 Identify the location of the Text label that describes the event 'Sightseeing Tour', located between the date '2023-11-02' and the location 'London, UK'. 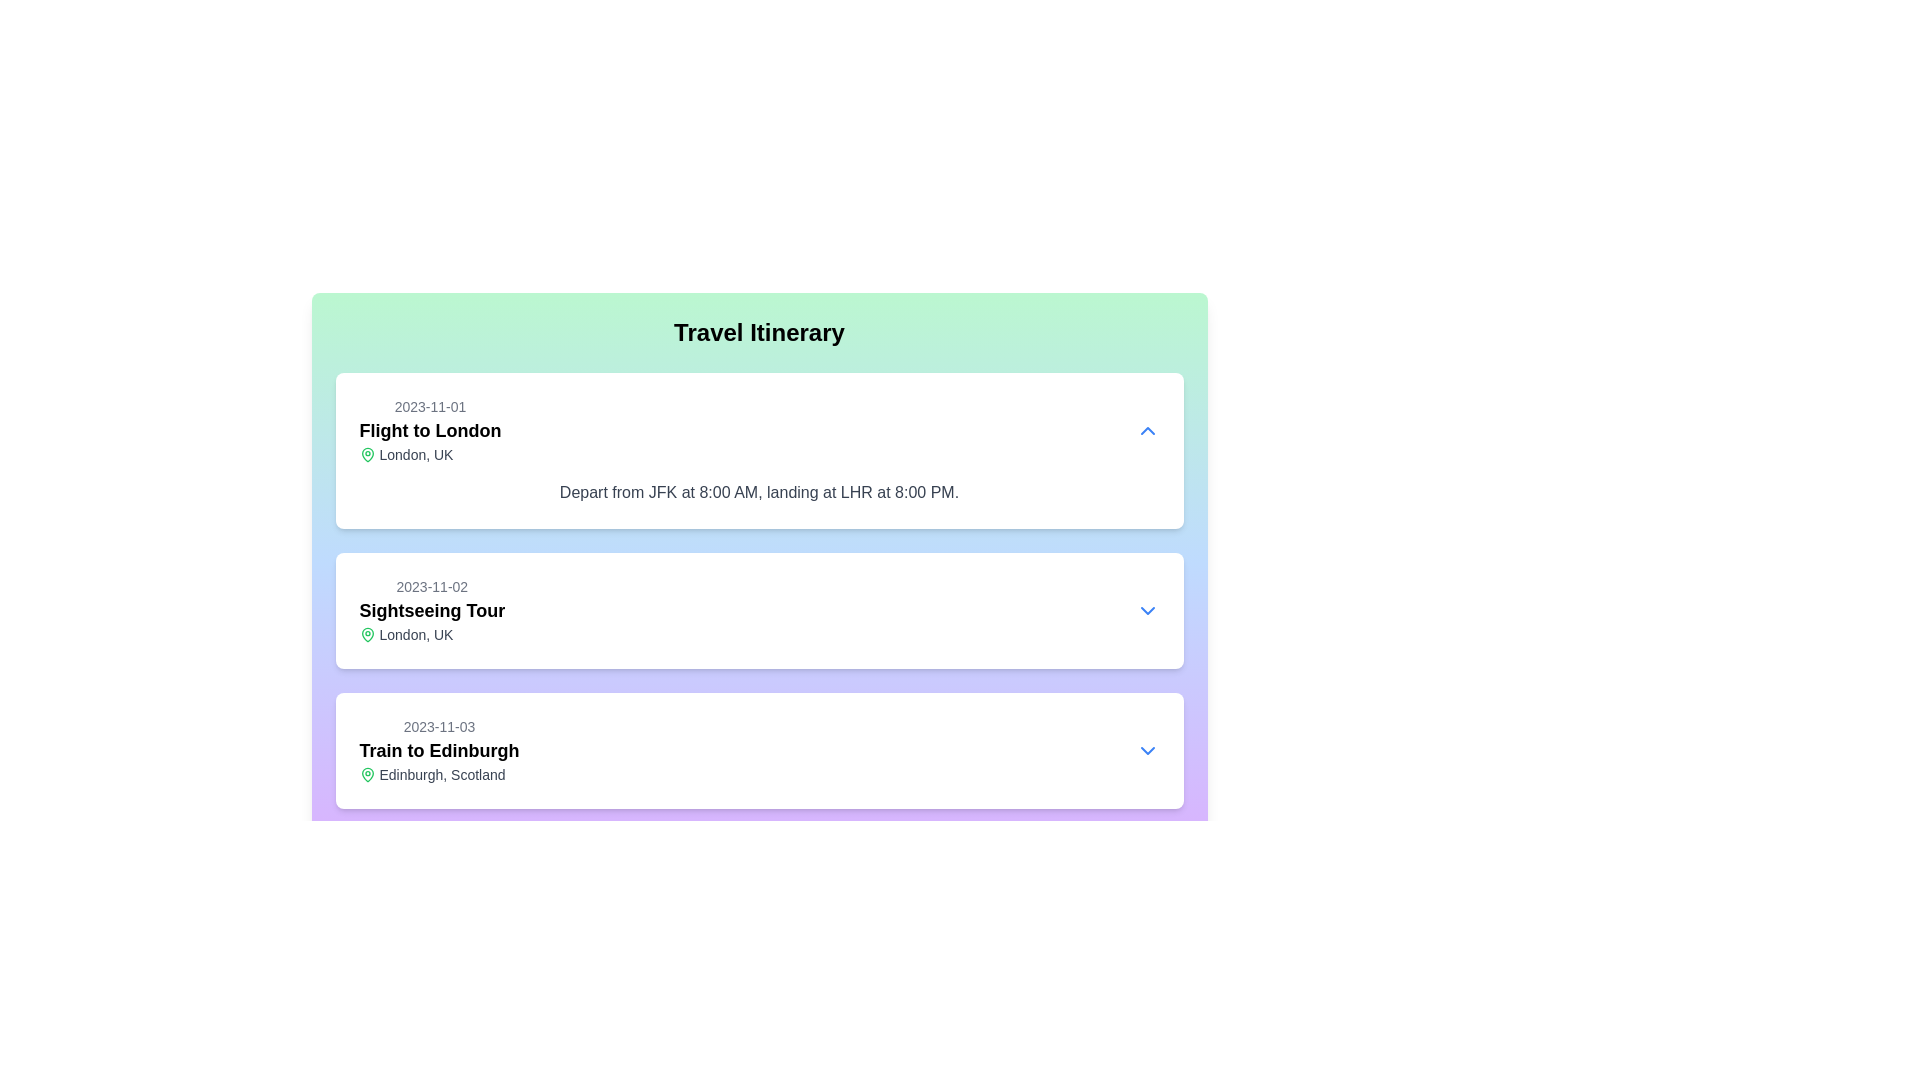
(431, 609).